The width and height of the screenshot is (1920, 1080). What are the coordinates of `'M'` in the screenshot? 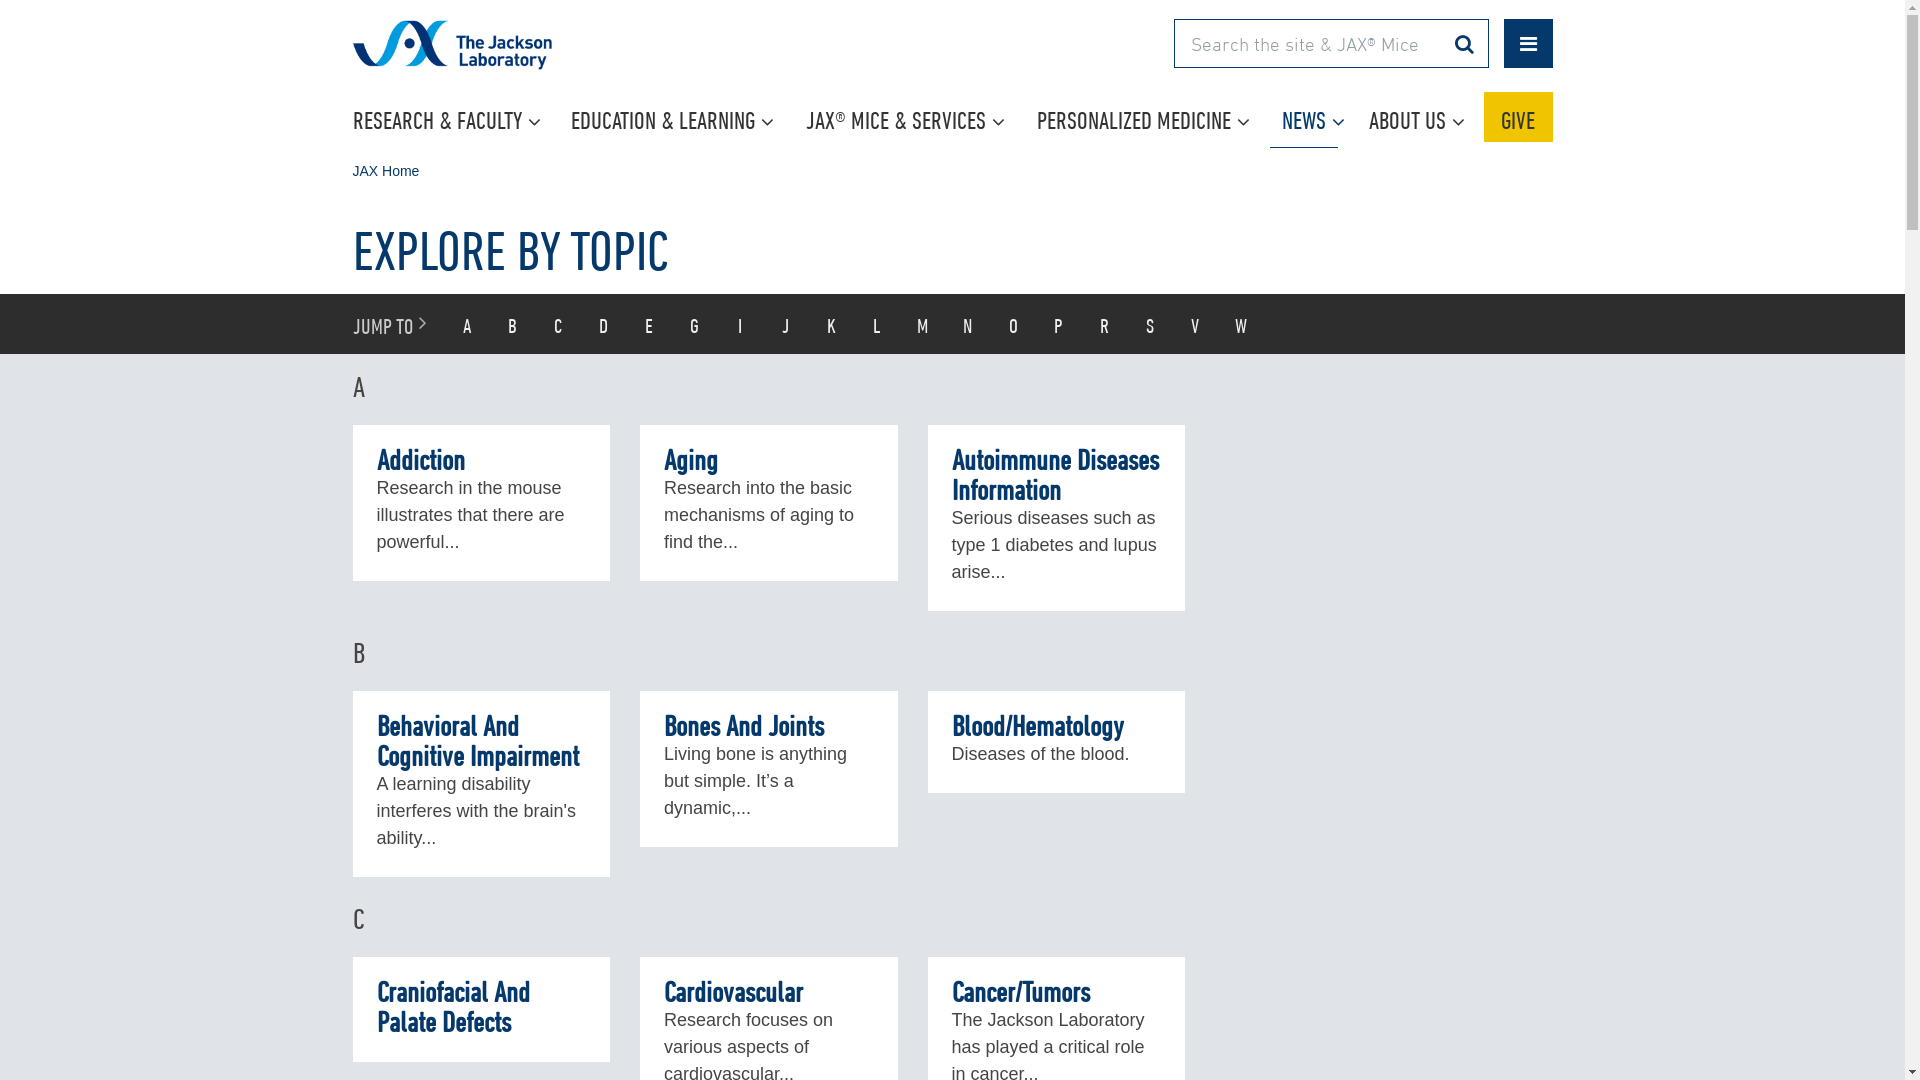 It's located at (921, 323).